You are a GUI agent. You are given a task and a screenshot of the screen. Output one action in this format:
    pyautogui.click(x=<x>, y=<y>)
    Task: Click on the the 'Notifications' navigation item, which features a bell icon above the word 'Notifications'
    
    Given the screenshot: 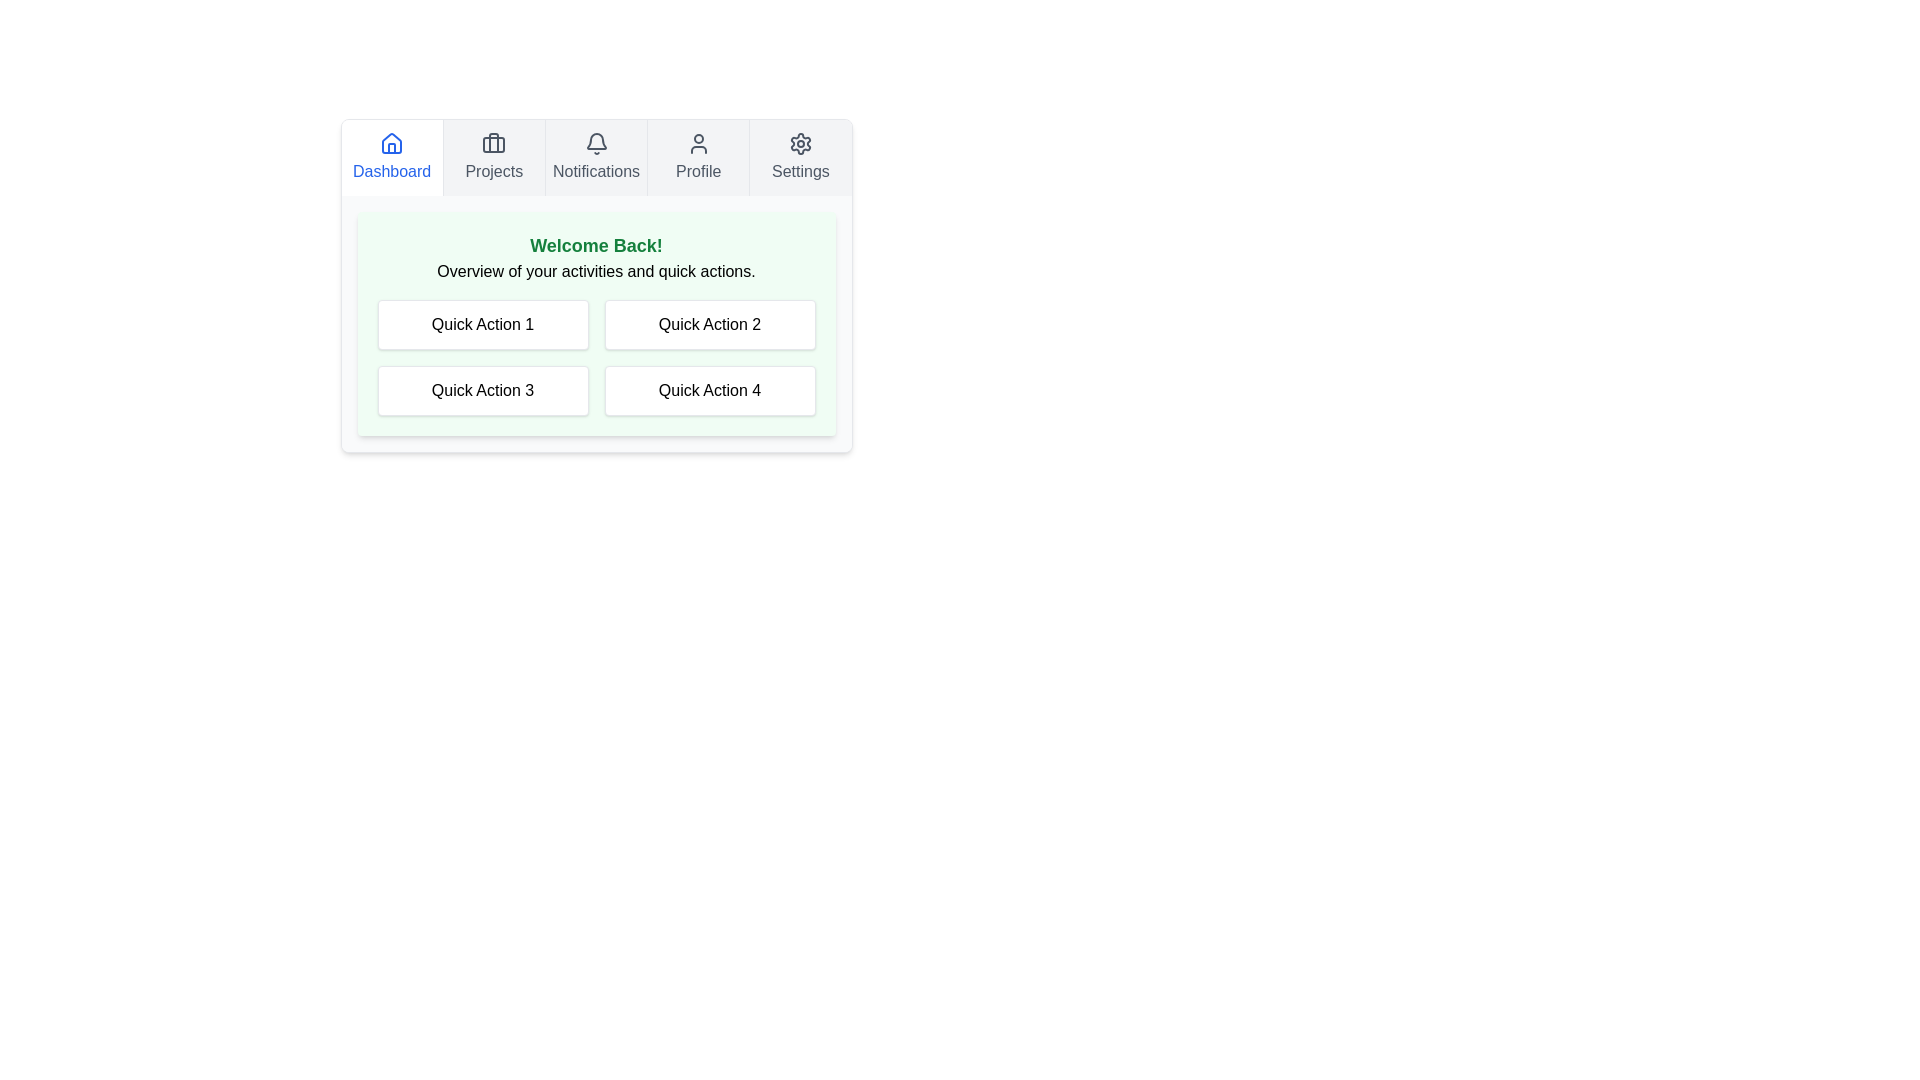 What is the action you would take?
    pyautogui.click(x=595, y=157)
    